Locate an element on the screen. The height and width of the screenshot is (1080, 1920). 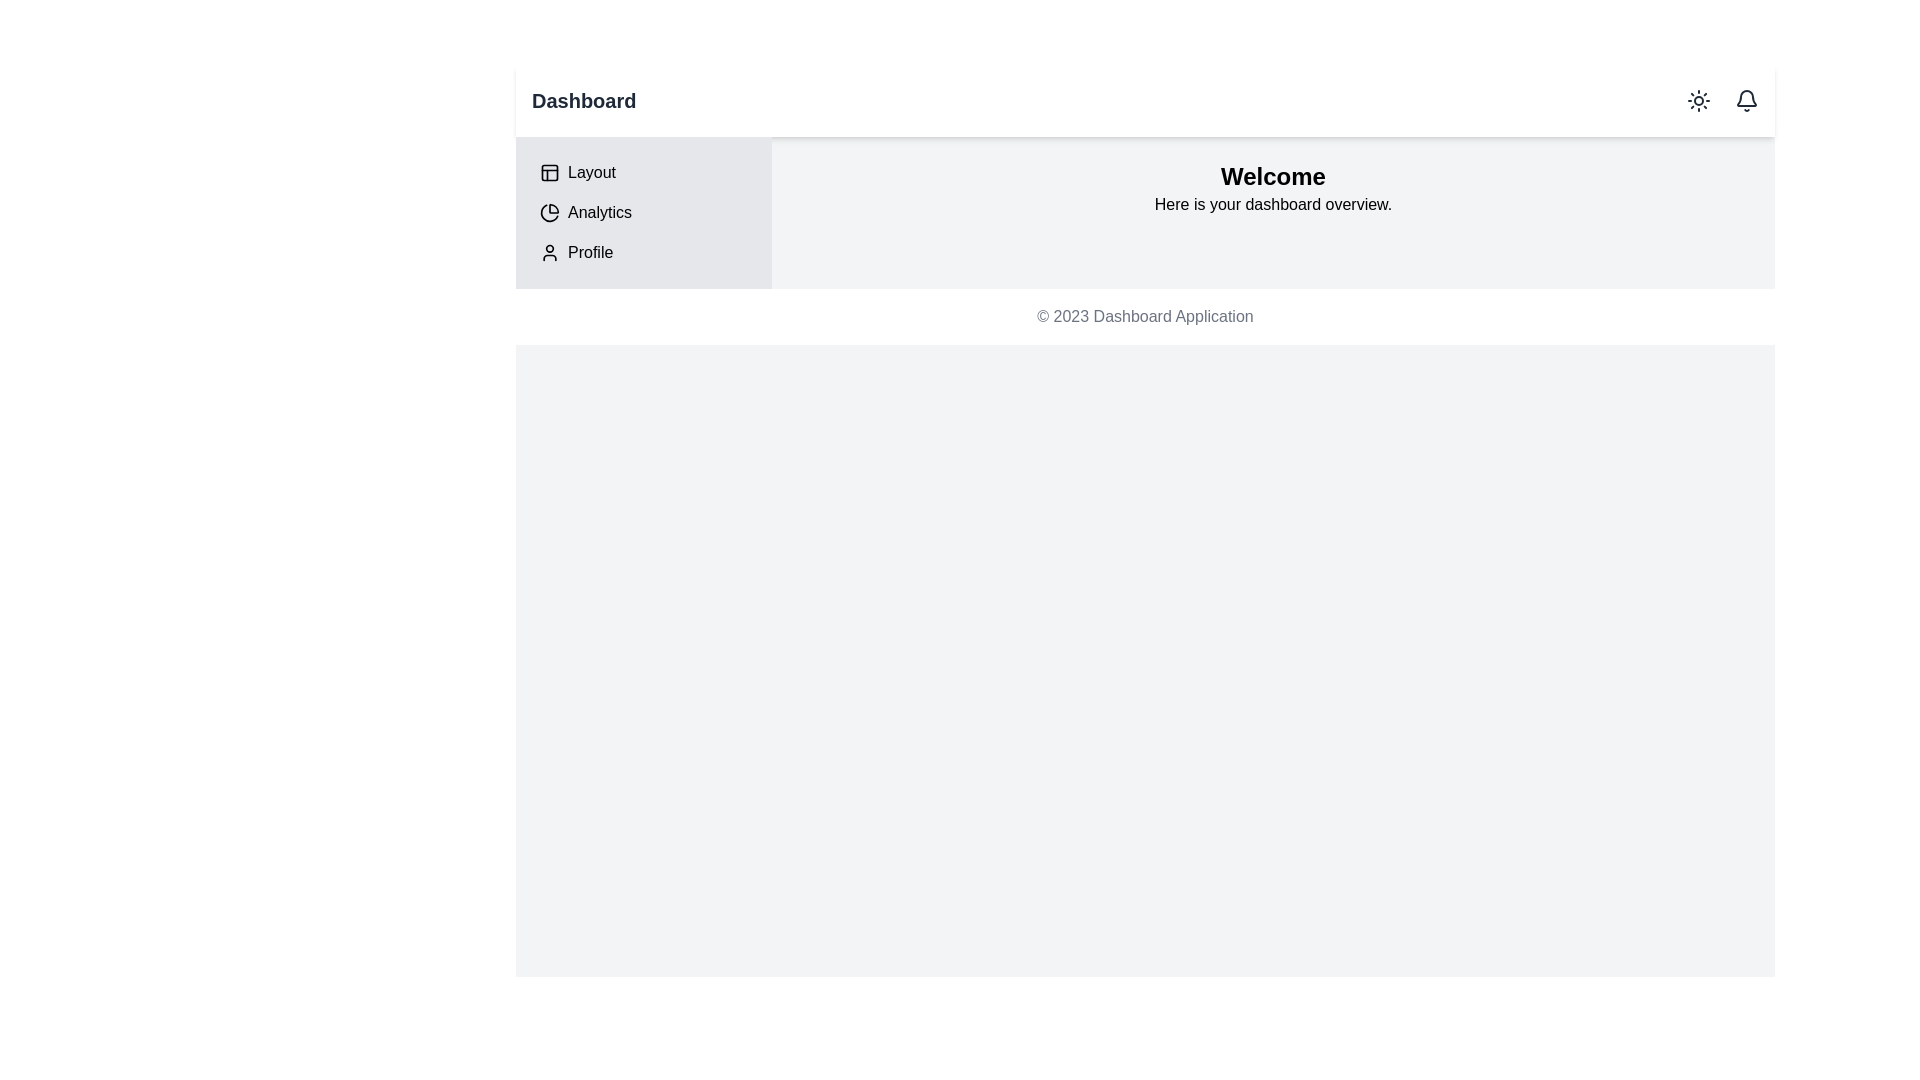
the text label for the profile navigation option, which is the third item is located at coordinates (589, 252).